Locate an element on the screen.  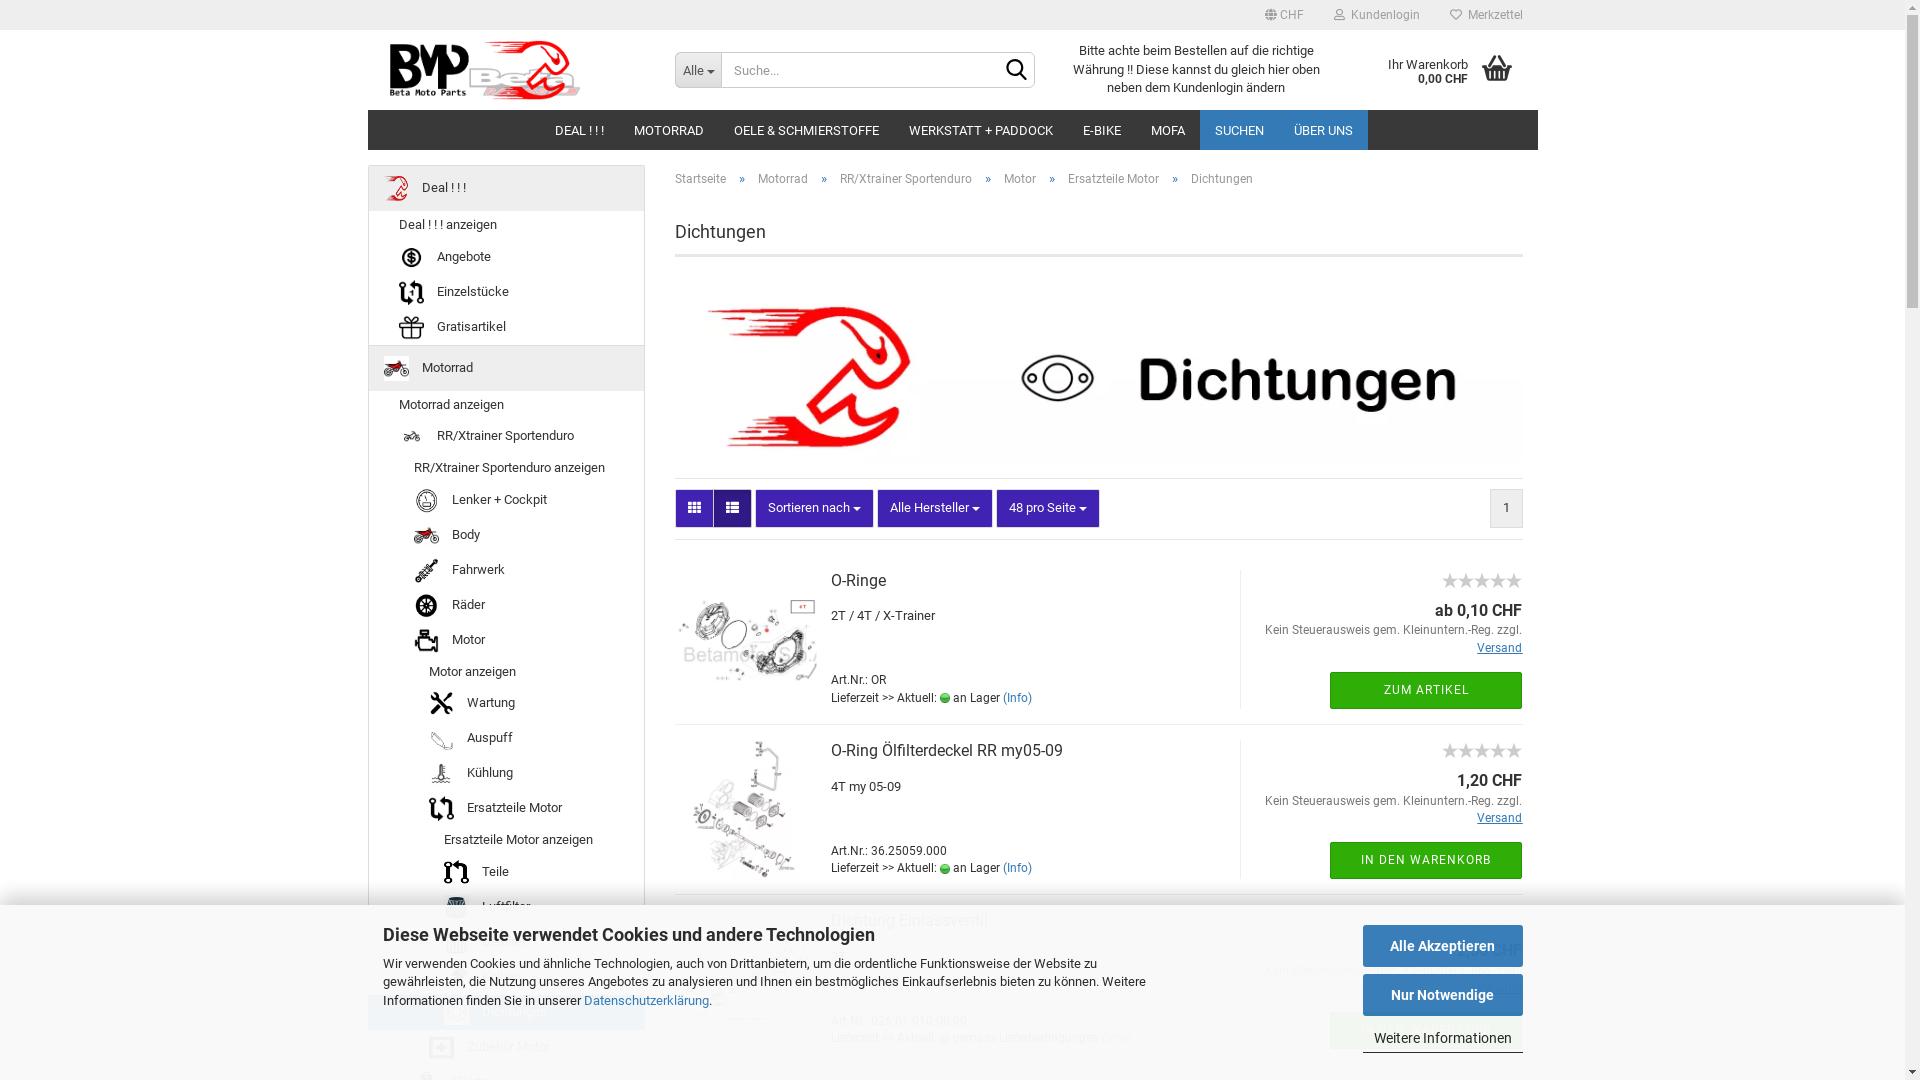
'OELE & SCHMIERSTOFFE' is located at coordinates (805, 130).